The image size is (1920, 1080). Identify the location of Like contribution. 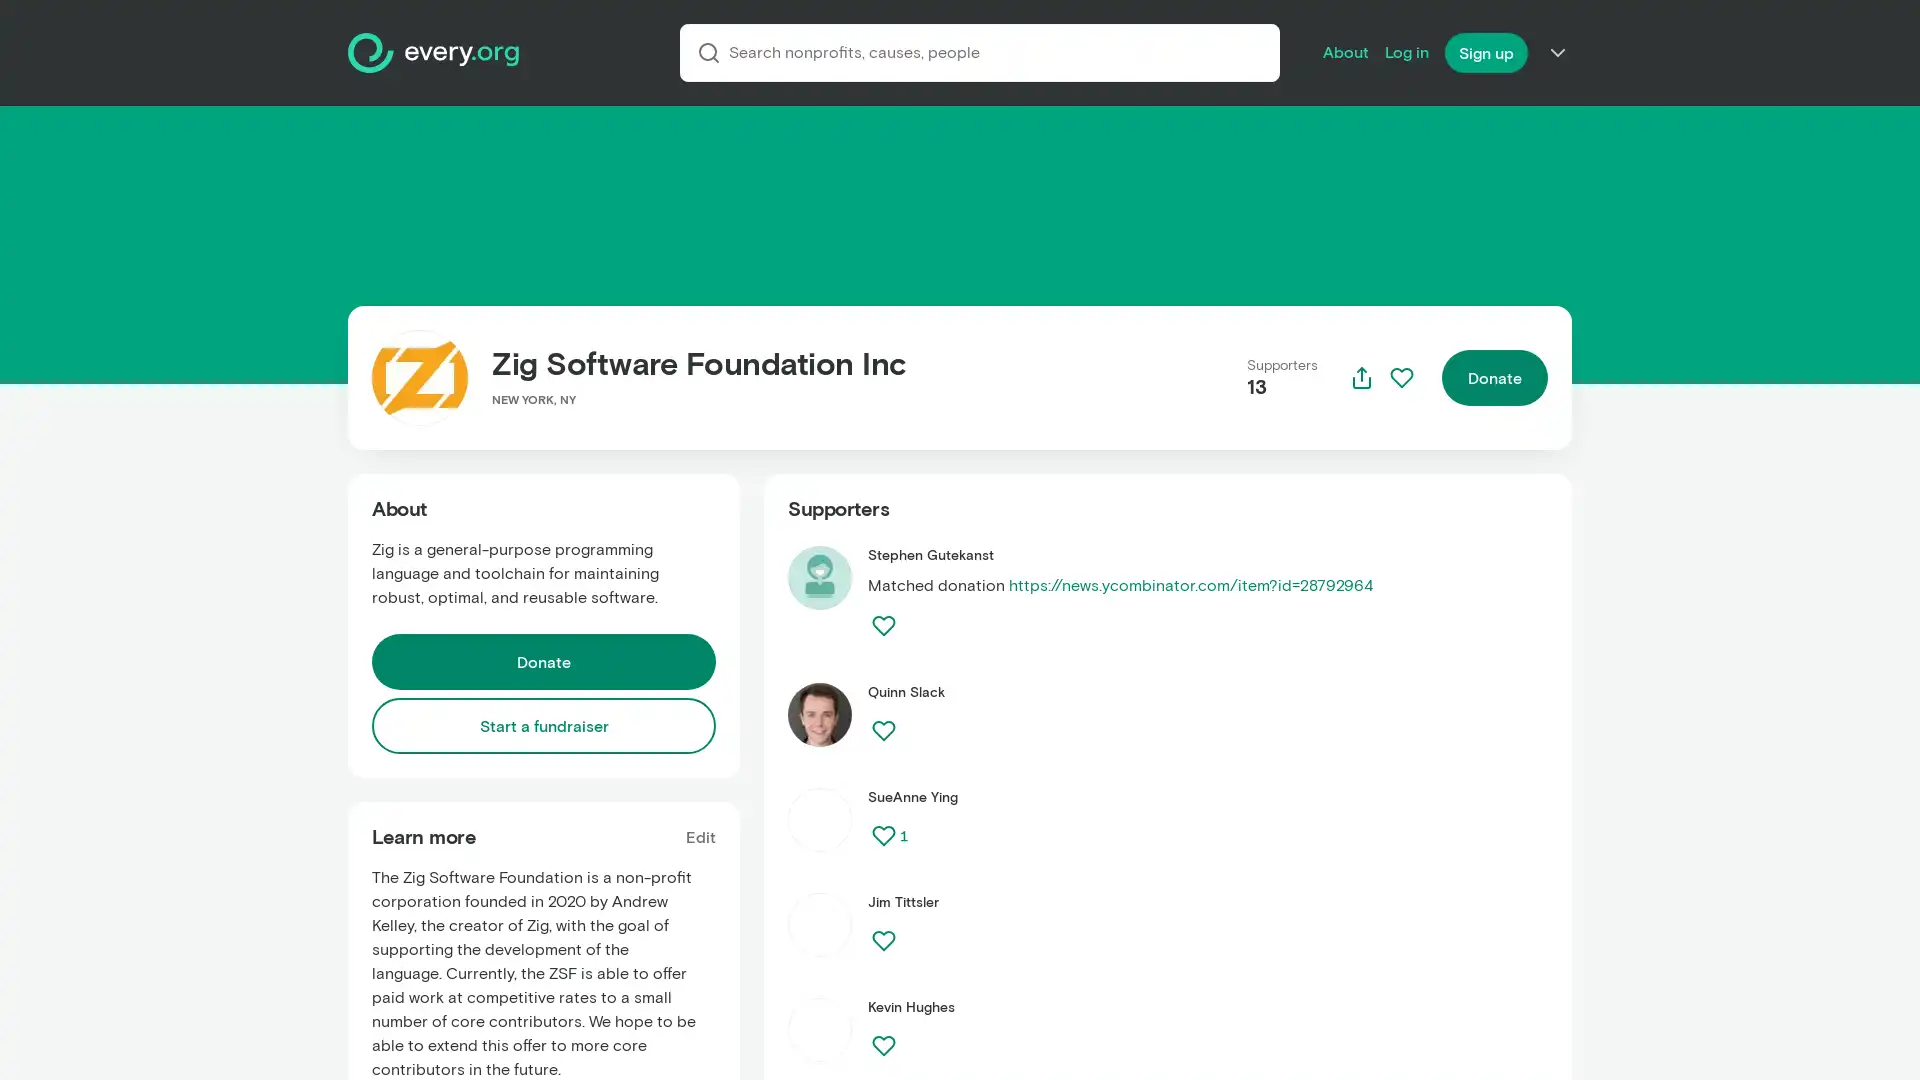
(882, 624).